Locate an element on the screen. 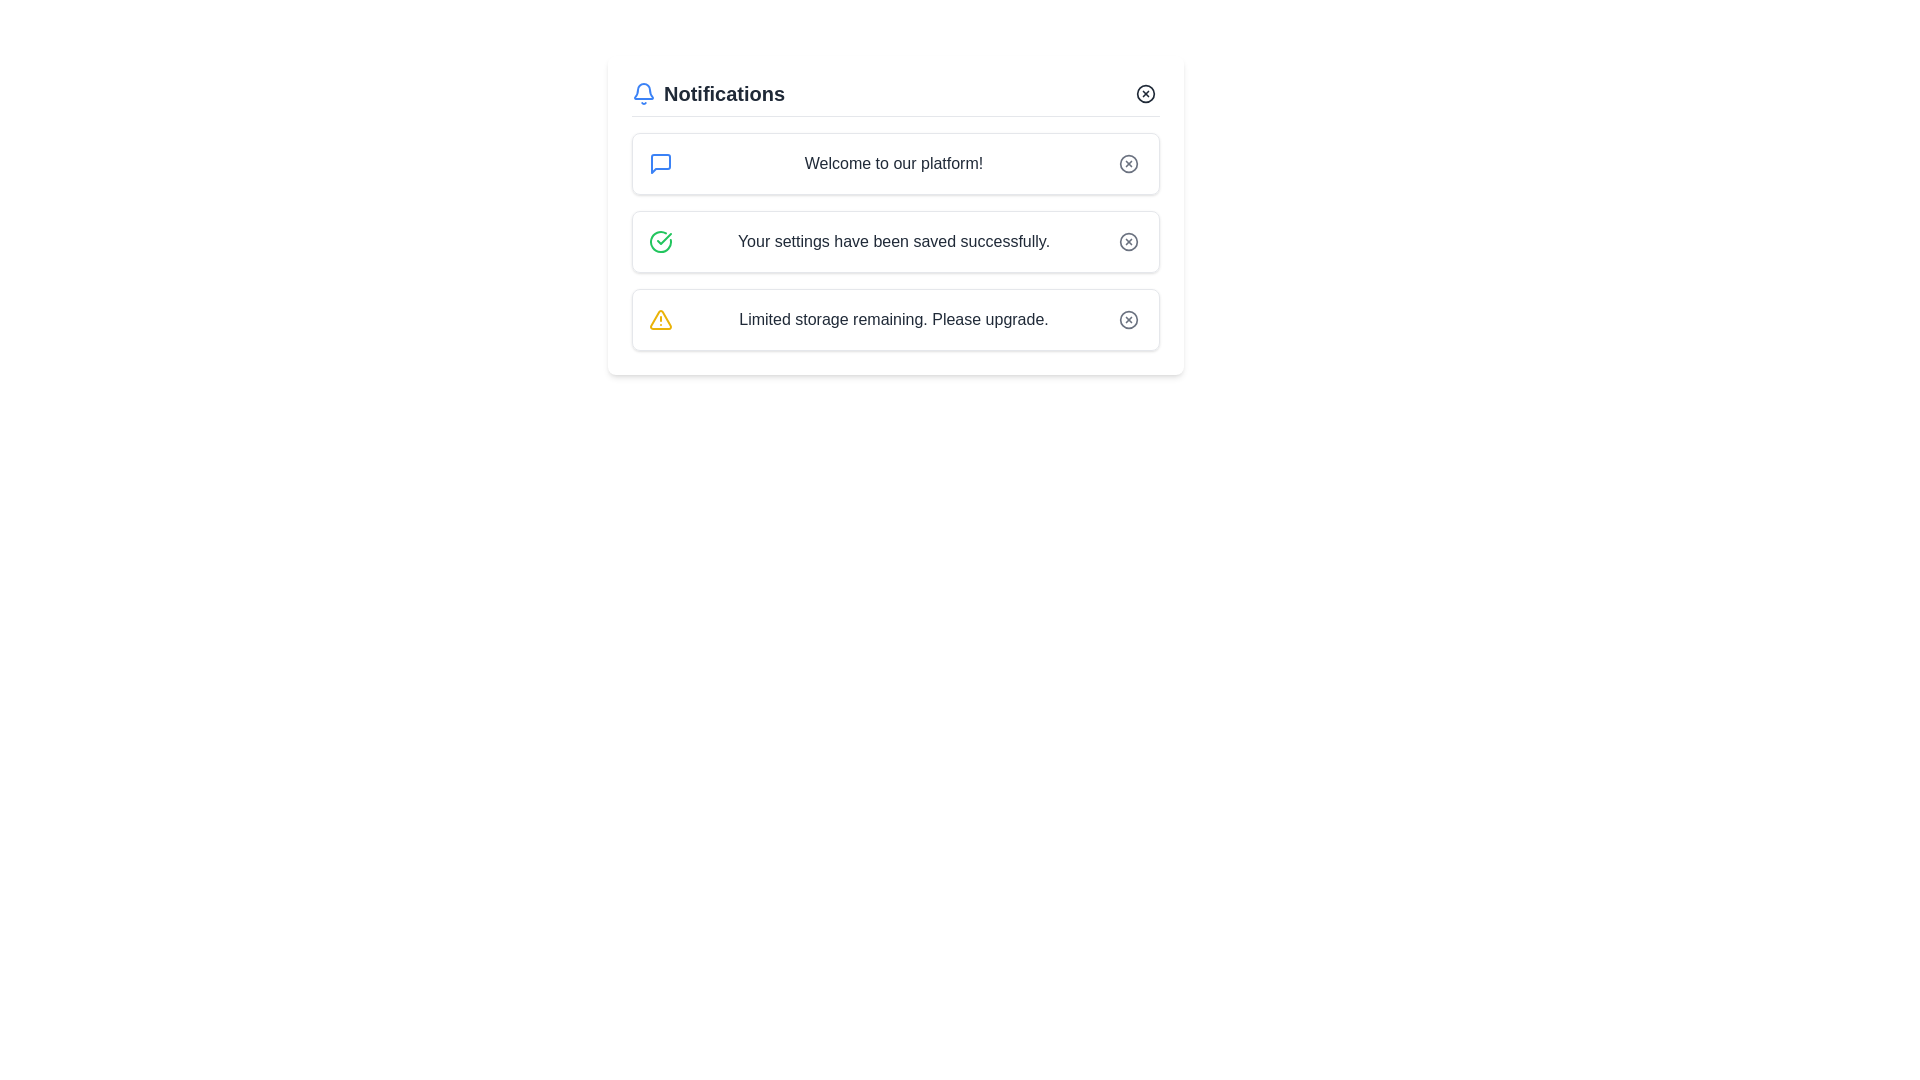 The width and height of the screenshot is (1920, 1080). the dismiss button located in the third notification item is located at coordinates (1128, 319).